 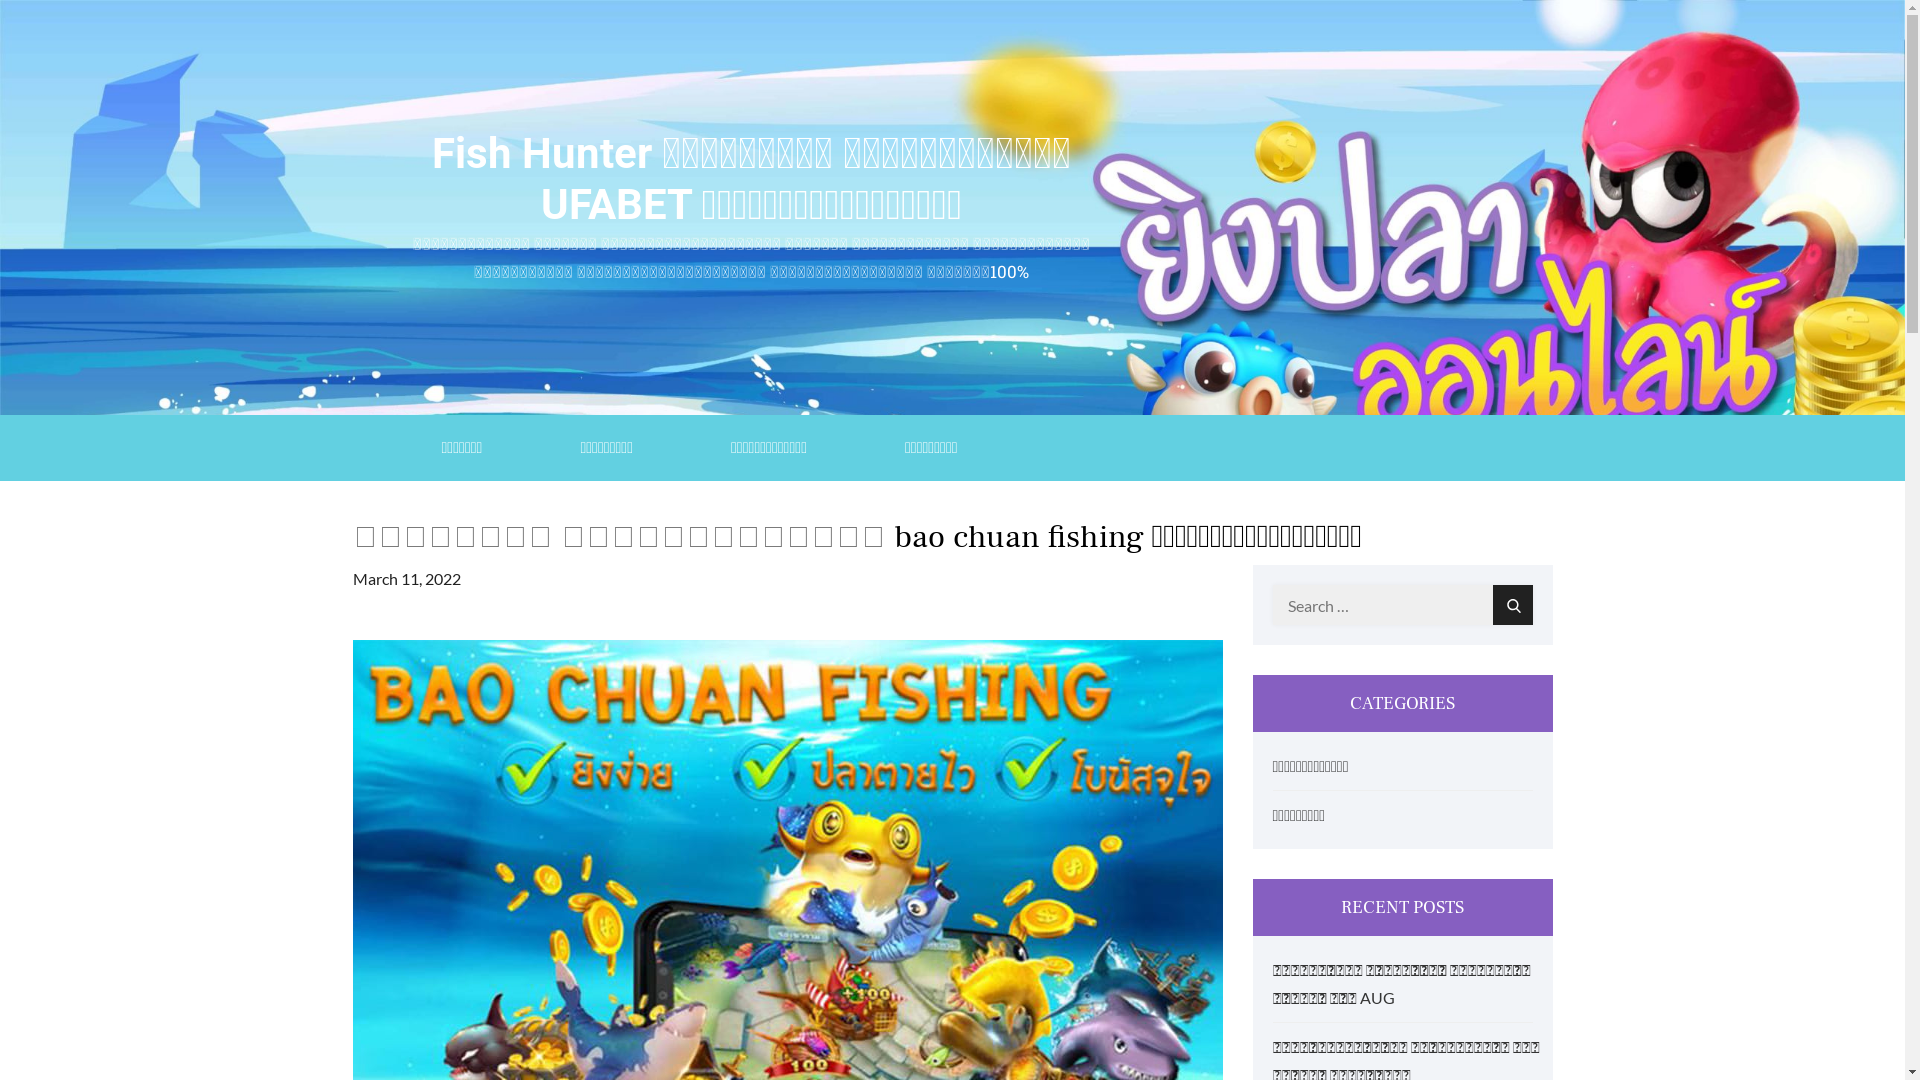 I want to click on 'March 11, 2022', so click(x=405, y=578).